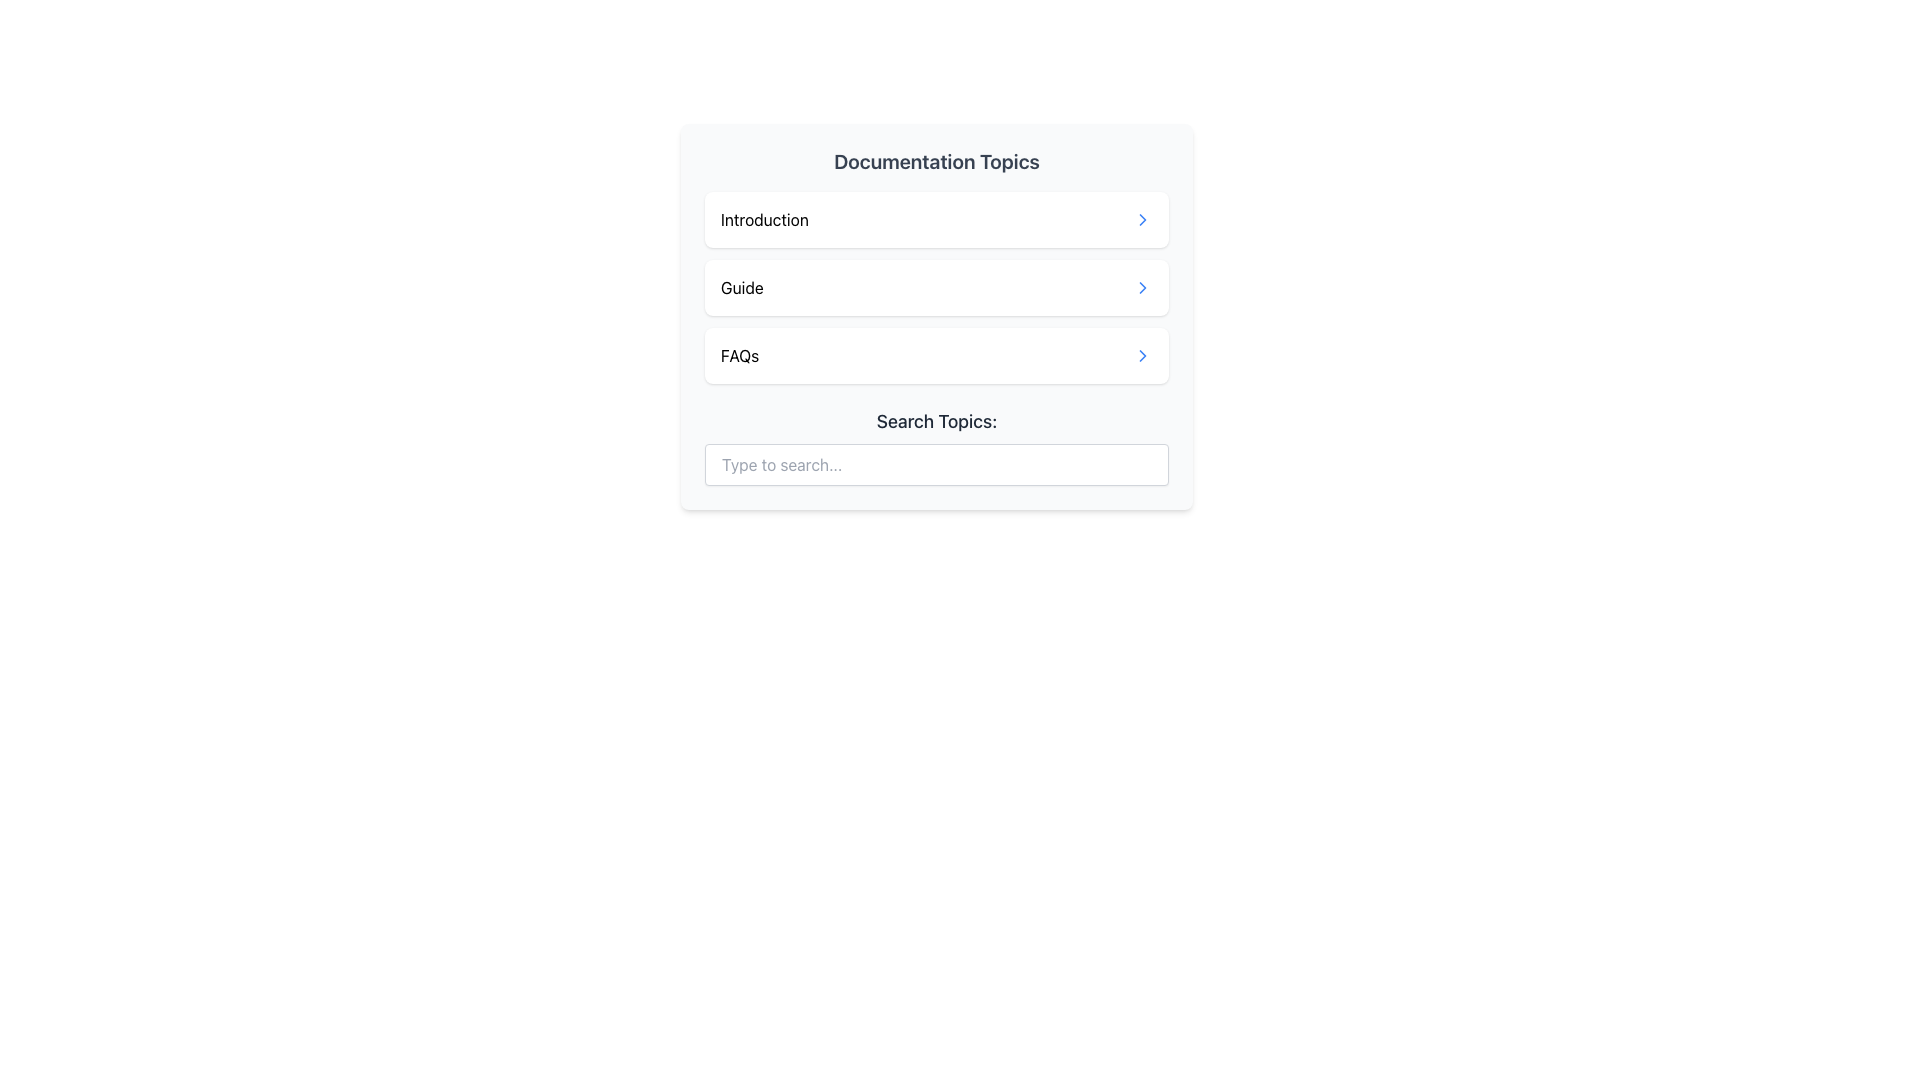 This screenshot has height=1080, width=1920. Describe the element at coordinates (1142, 288) in the screenshot. I see `the clickable icon located on the far right of the 'Guide' option` at that location.